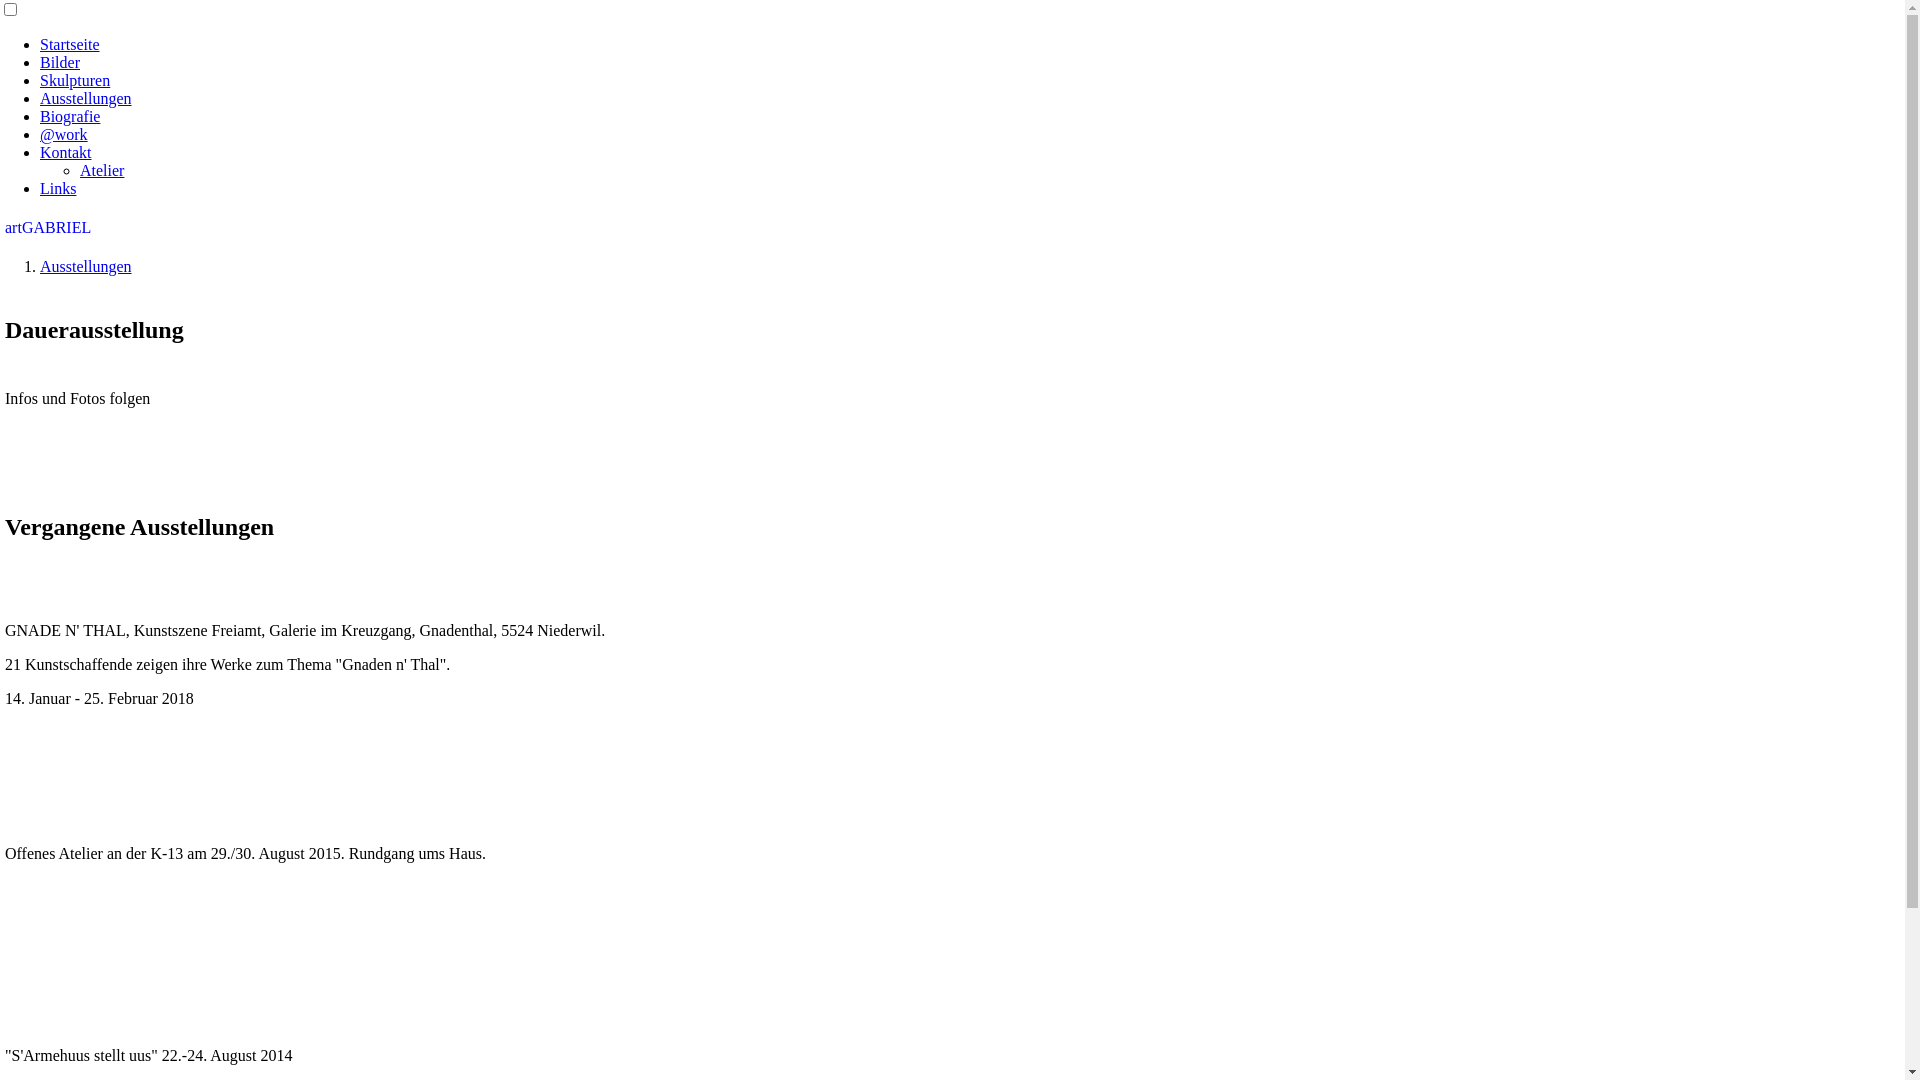 The image size is (1920, 1080). I want to click on 'Kontakt', so click(66, 151).